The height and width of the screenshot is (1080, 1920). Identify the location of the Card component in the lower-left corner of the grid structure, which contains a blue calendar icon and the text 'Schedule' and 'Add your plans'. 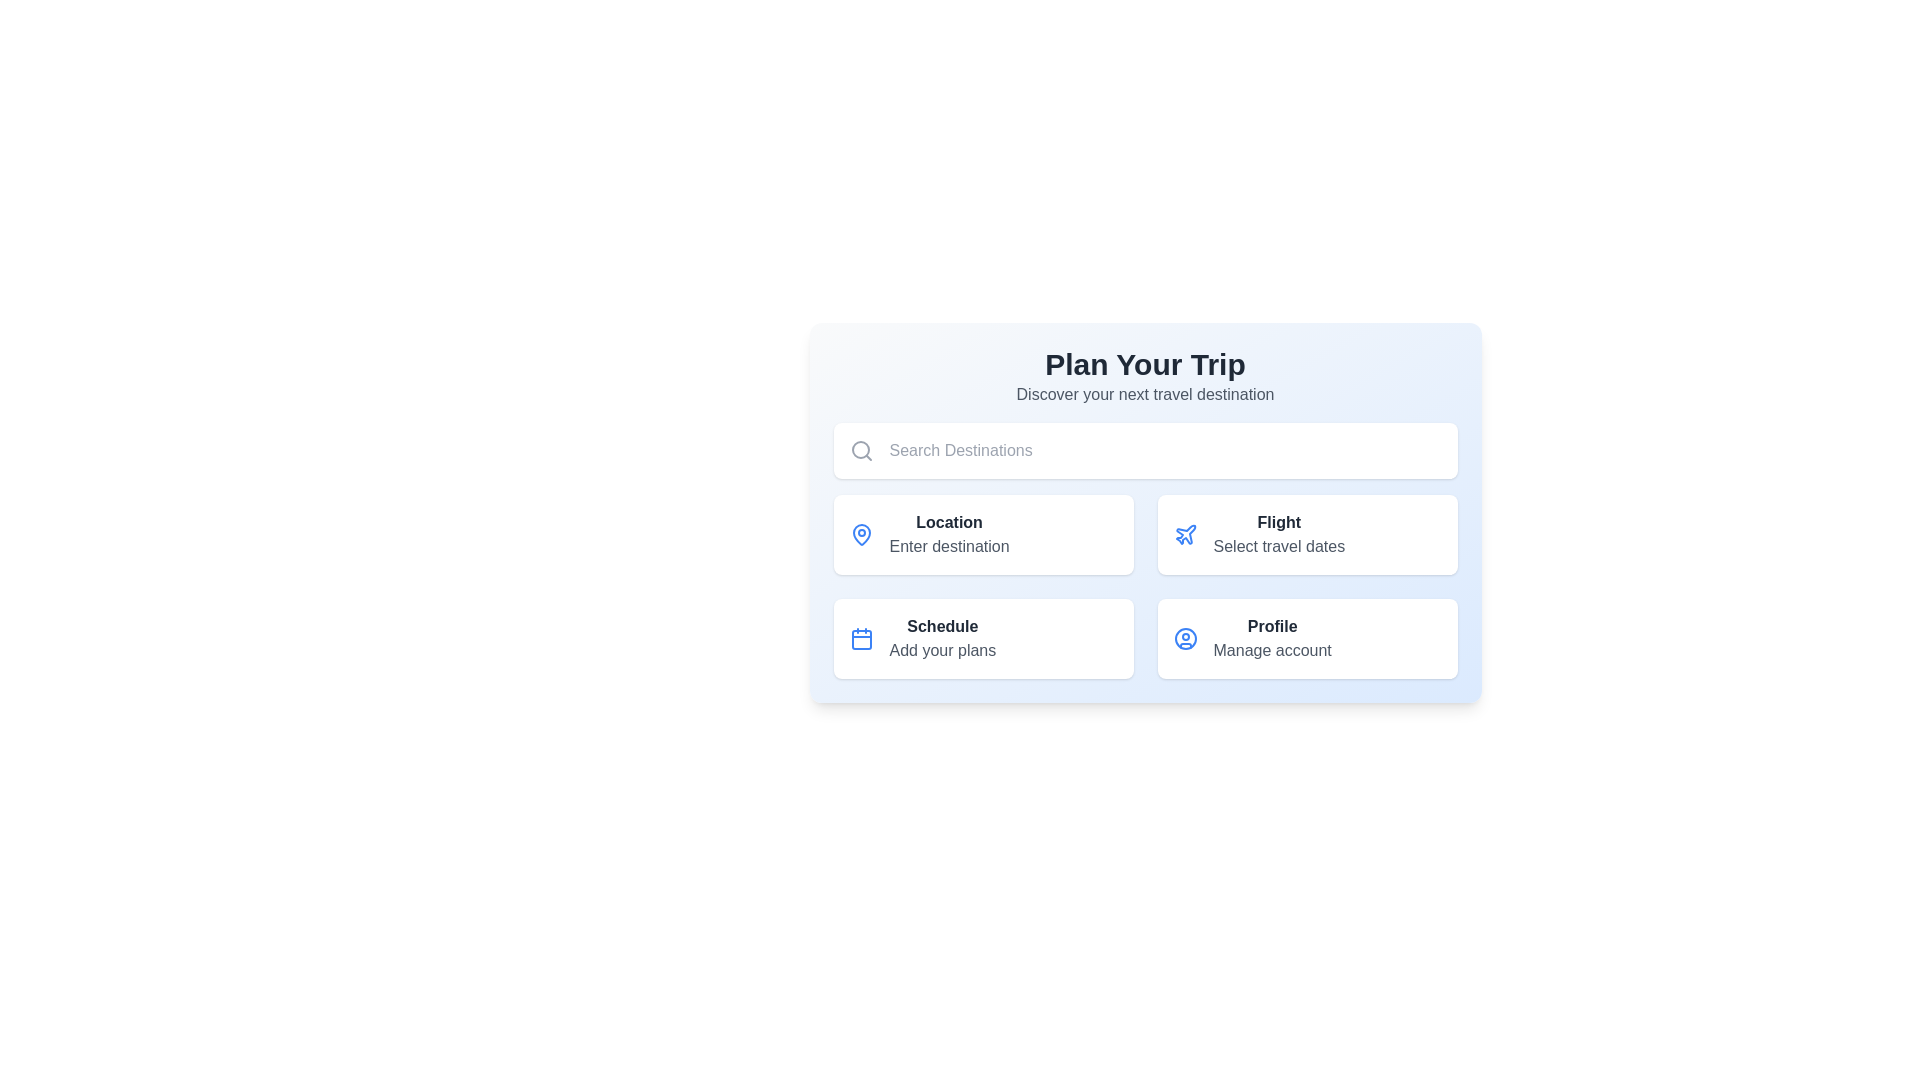
(983, 639).